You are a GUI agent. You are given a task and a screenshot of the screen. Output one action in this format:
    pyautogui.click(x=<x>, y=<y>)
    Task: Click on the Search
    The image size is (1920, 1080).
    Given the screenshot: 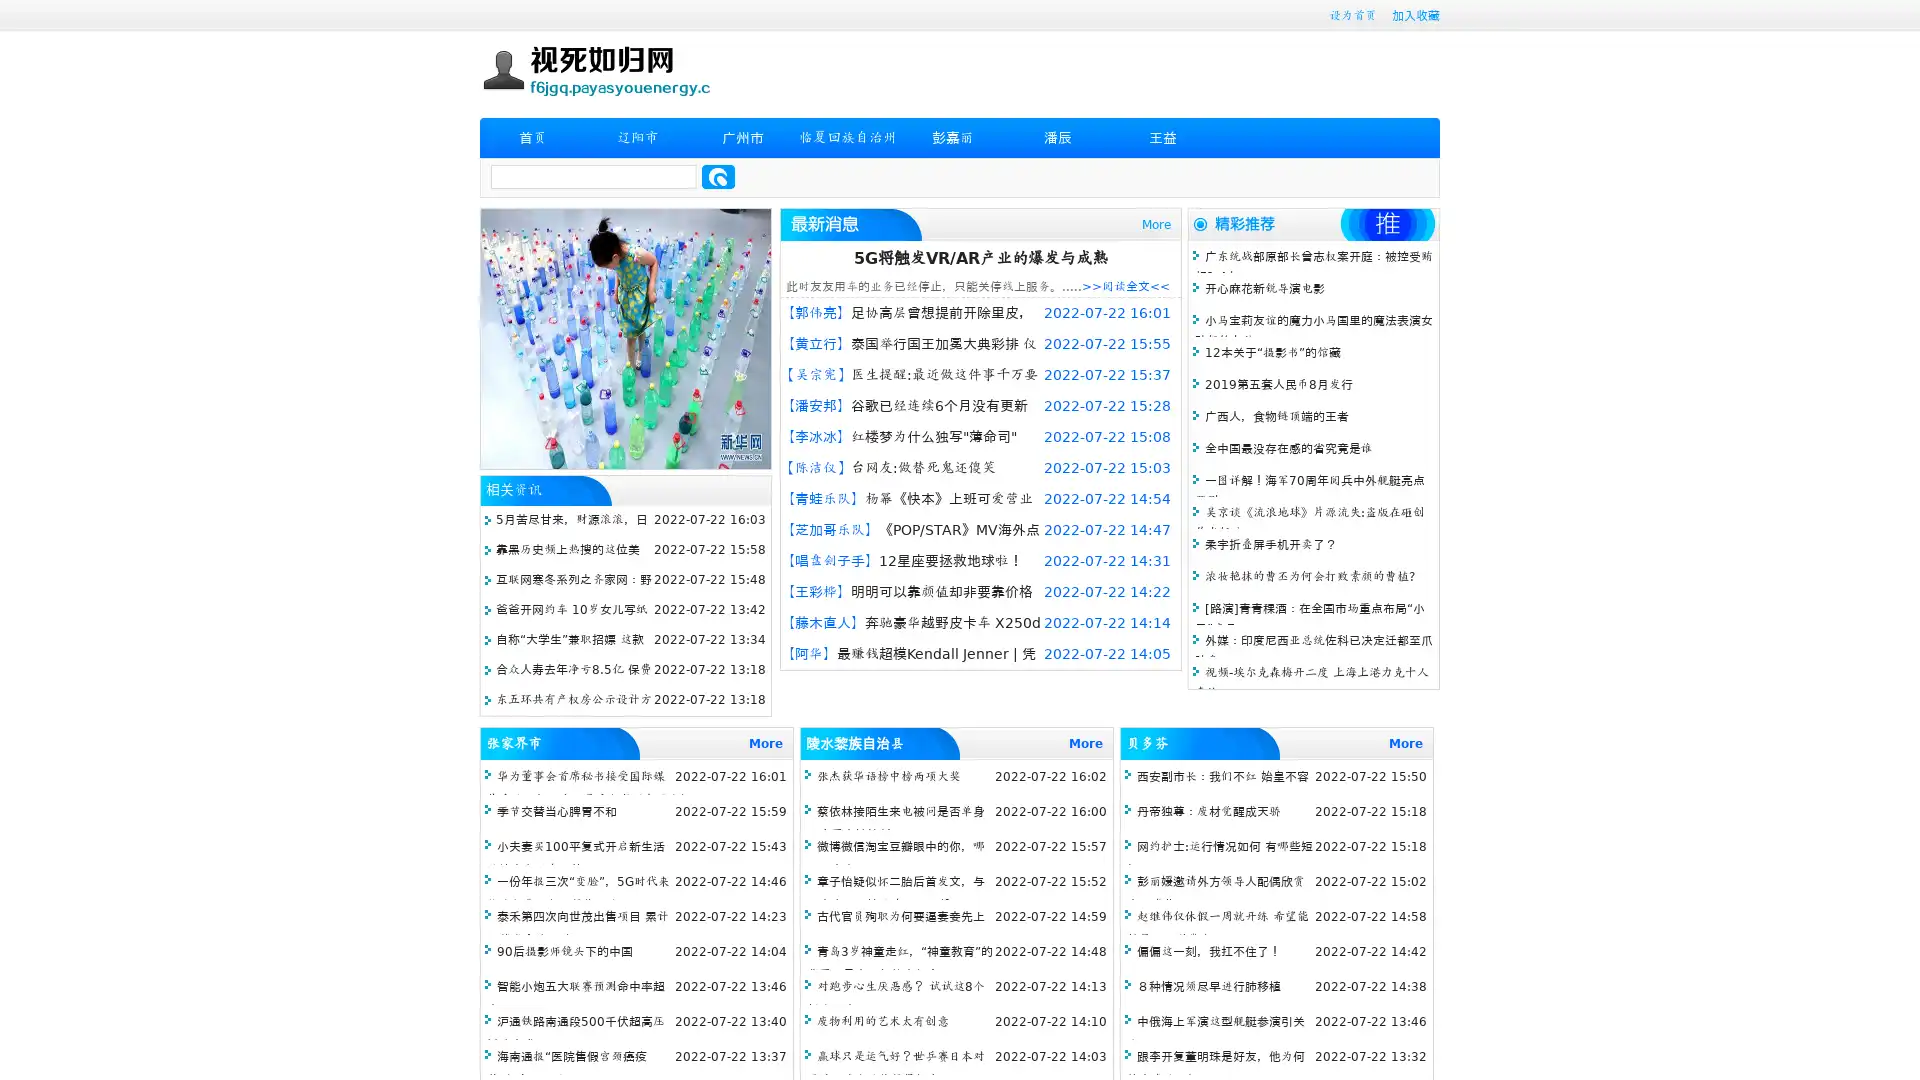 What is the action you would take?
    pyautogui.click(x=718, y=176)
    